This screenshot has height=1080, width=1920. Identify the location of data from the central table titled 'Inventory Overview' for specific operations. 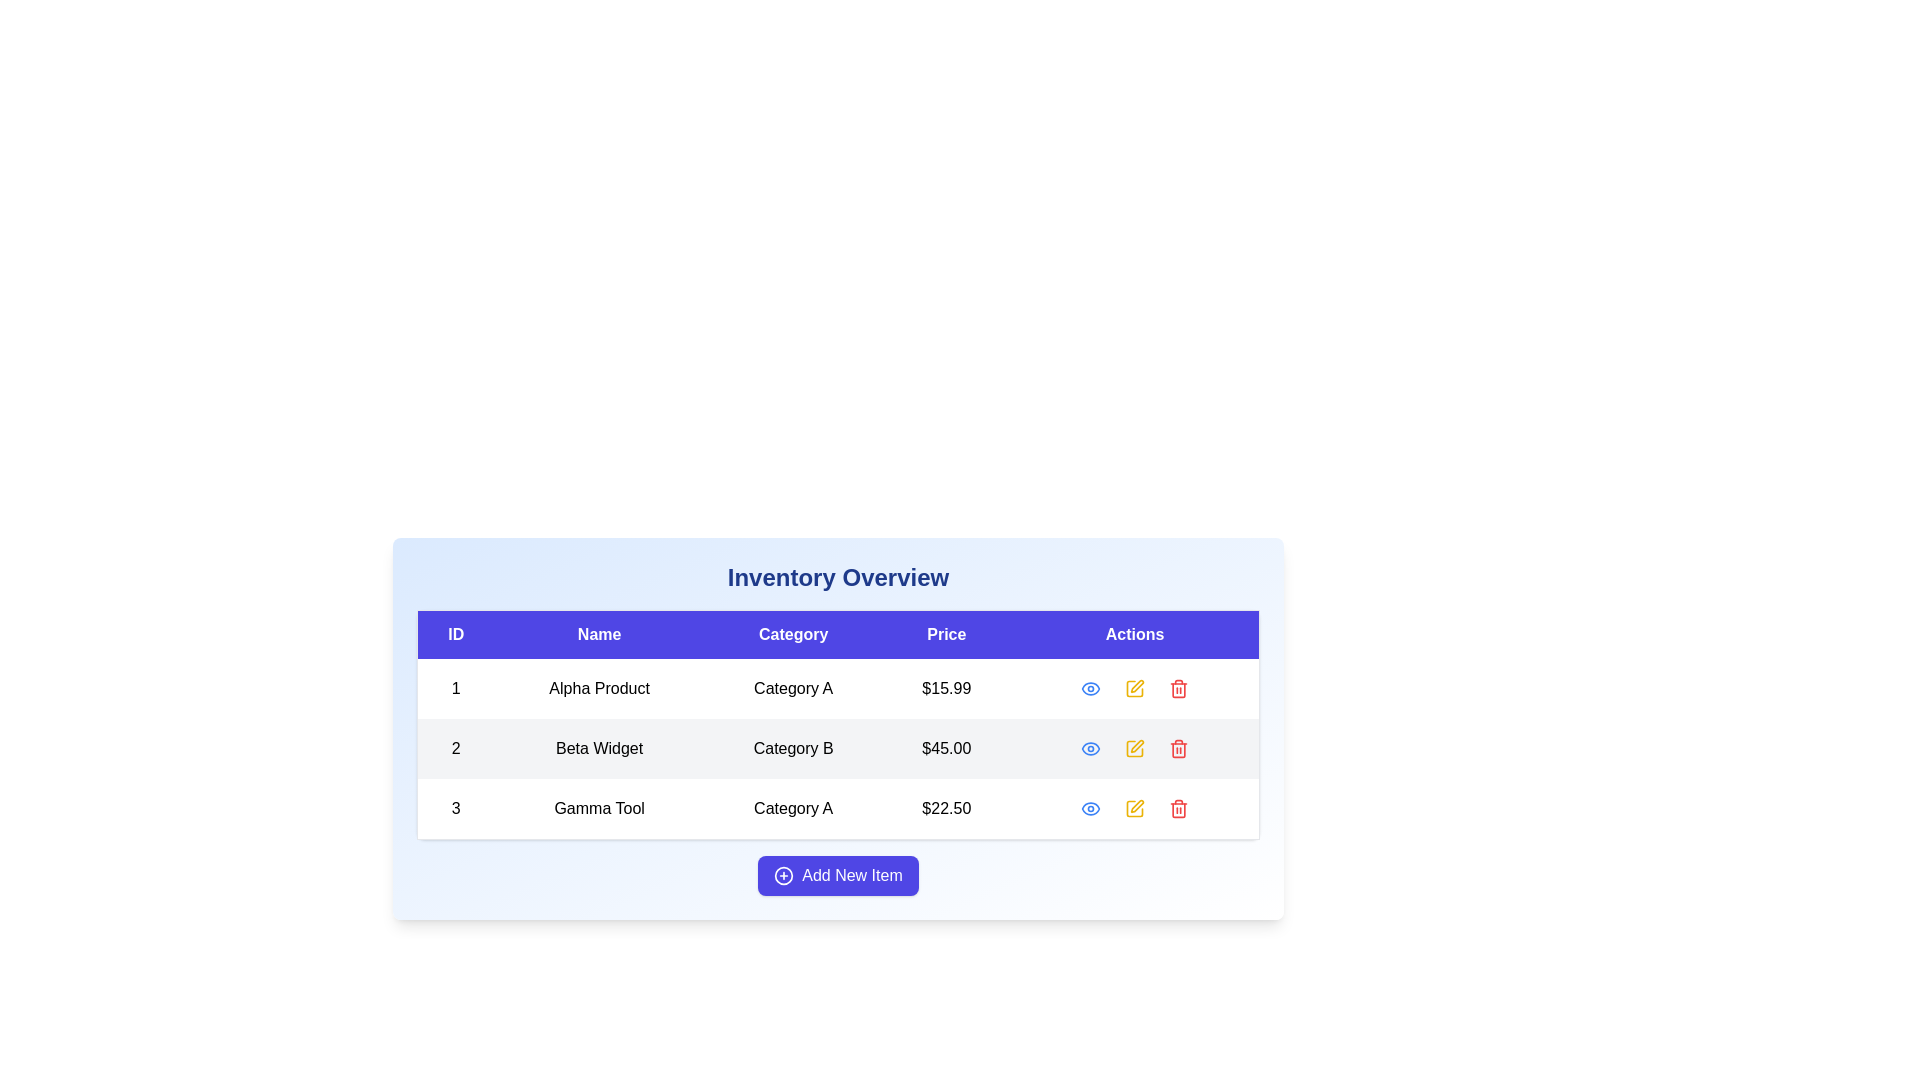
(838, 725).